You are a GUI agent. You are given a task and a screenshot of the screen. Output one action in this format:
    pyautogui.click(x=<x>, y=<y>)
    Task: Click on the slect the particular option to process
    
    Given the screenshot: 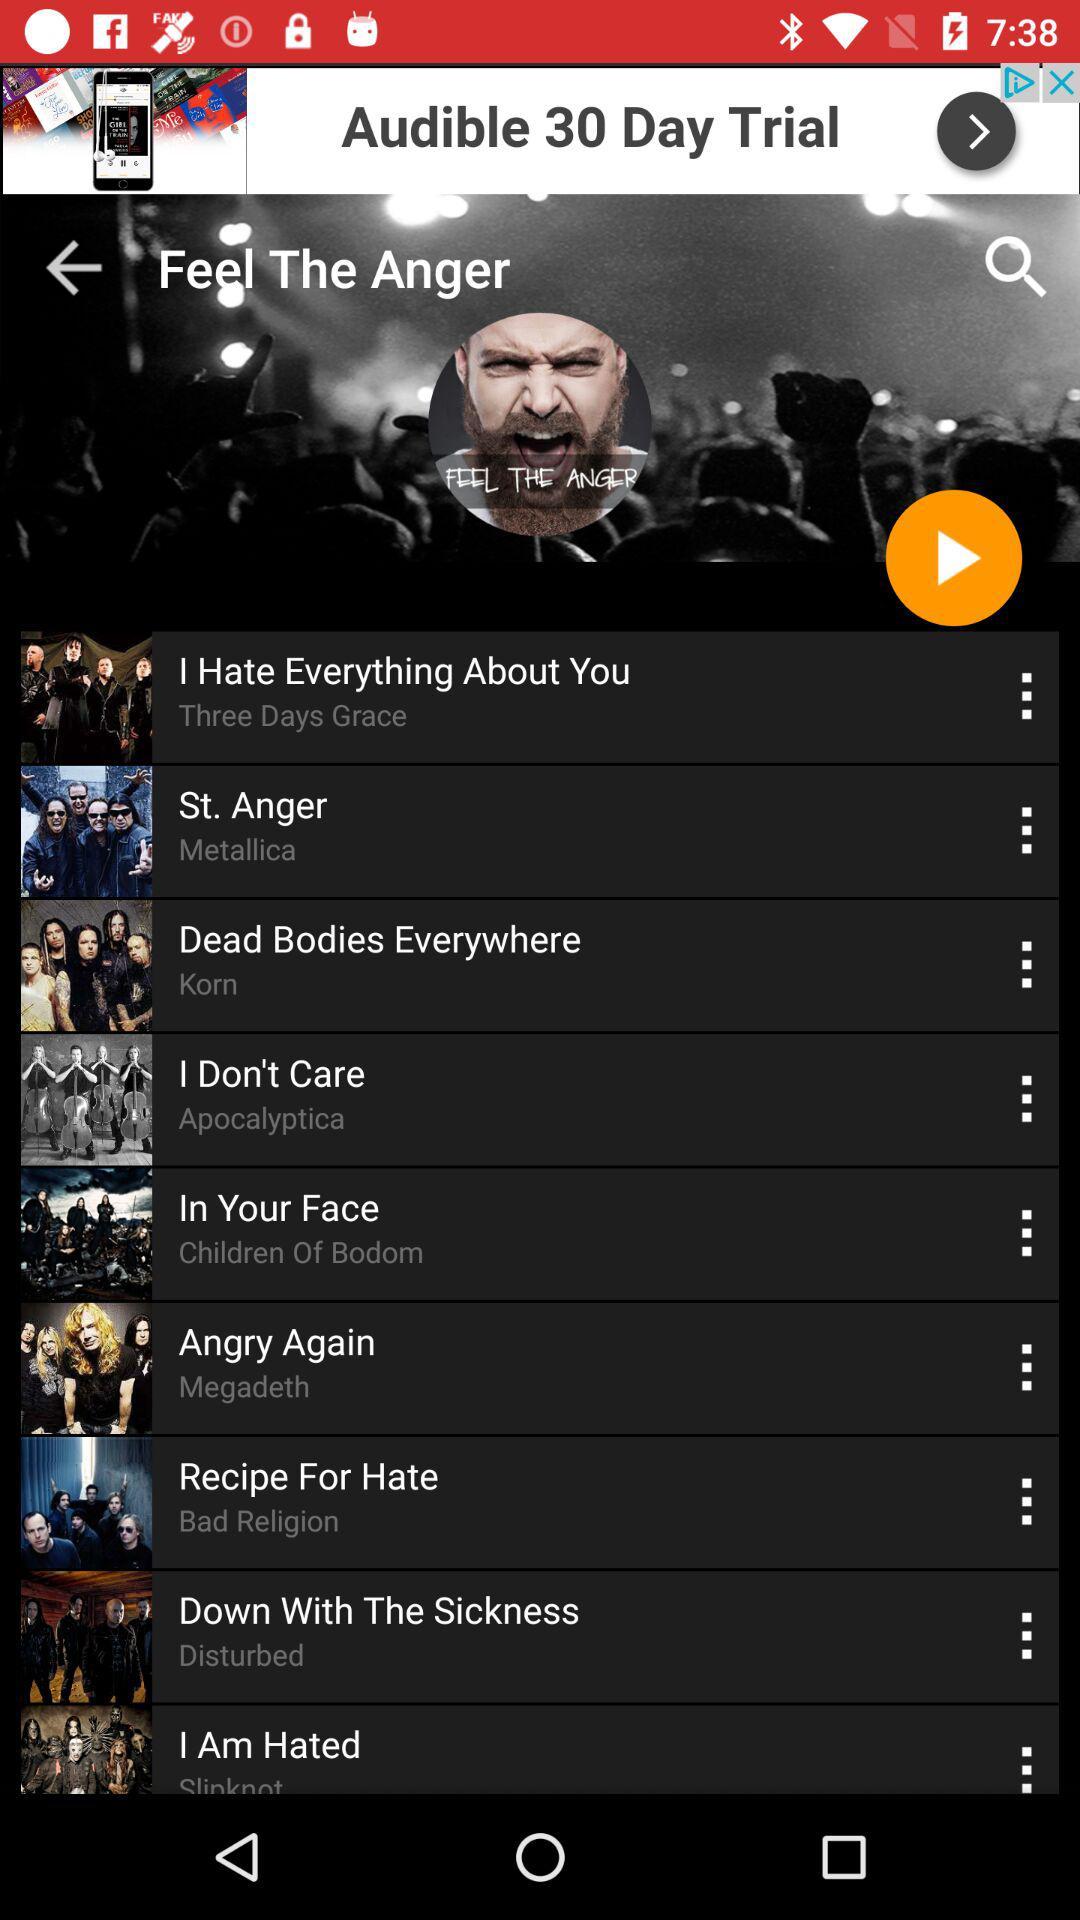 What is the action you would take?
    pyautogui.click(x=1027, y=1502)
    